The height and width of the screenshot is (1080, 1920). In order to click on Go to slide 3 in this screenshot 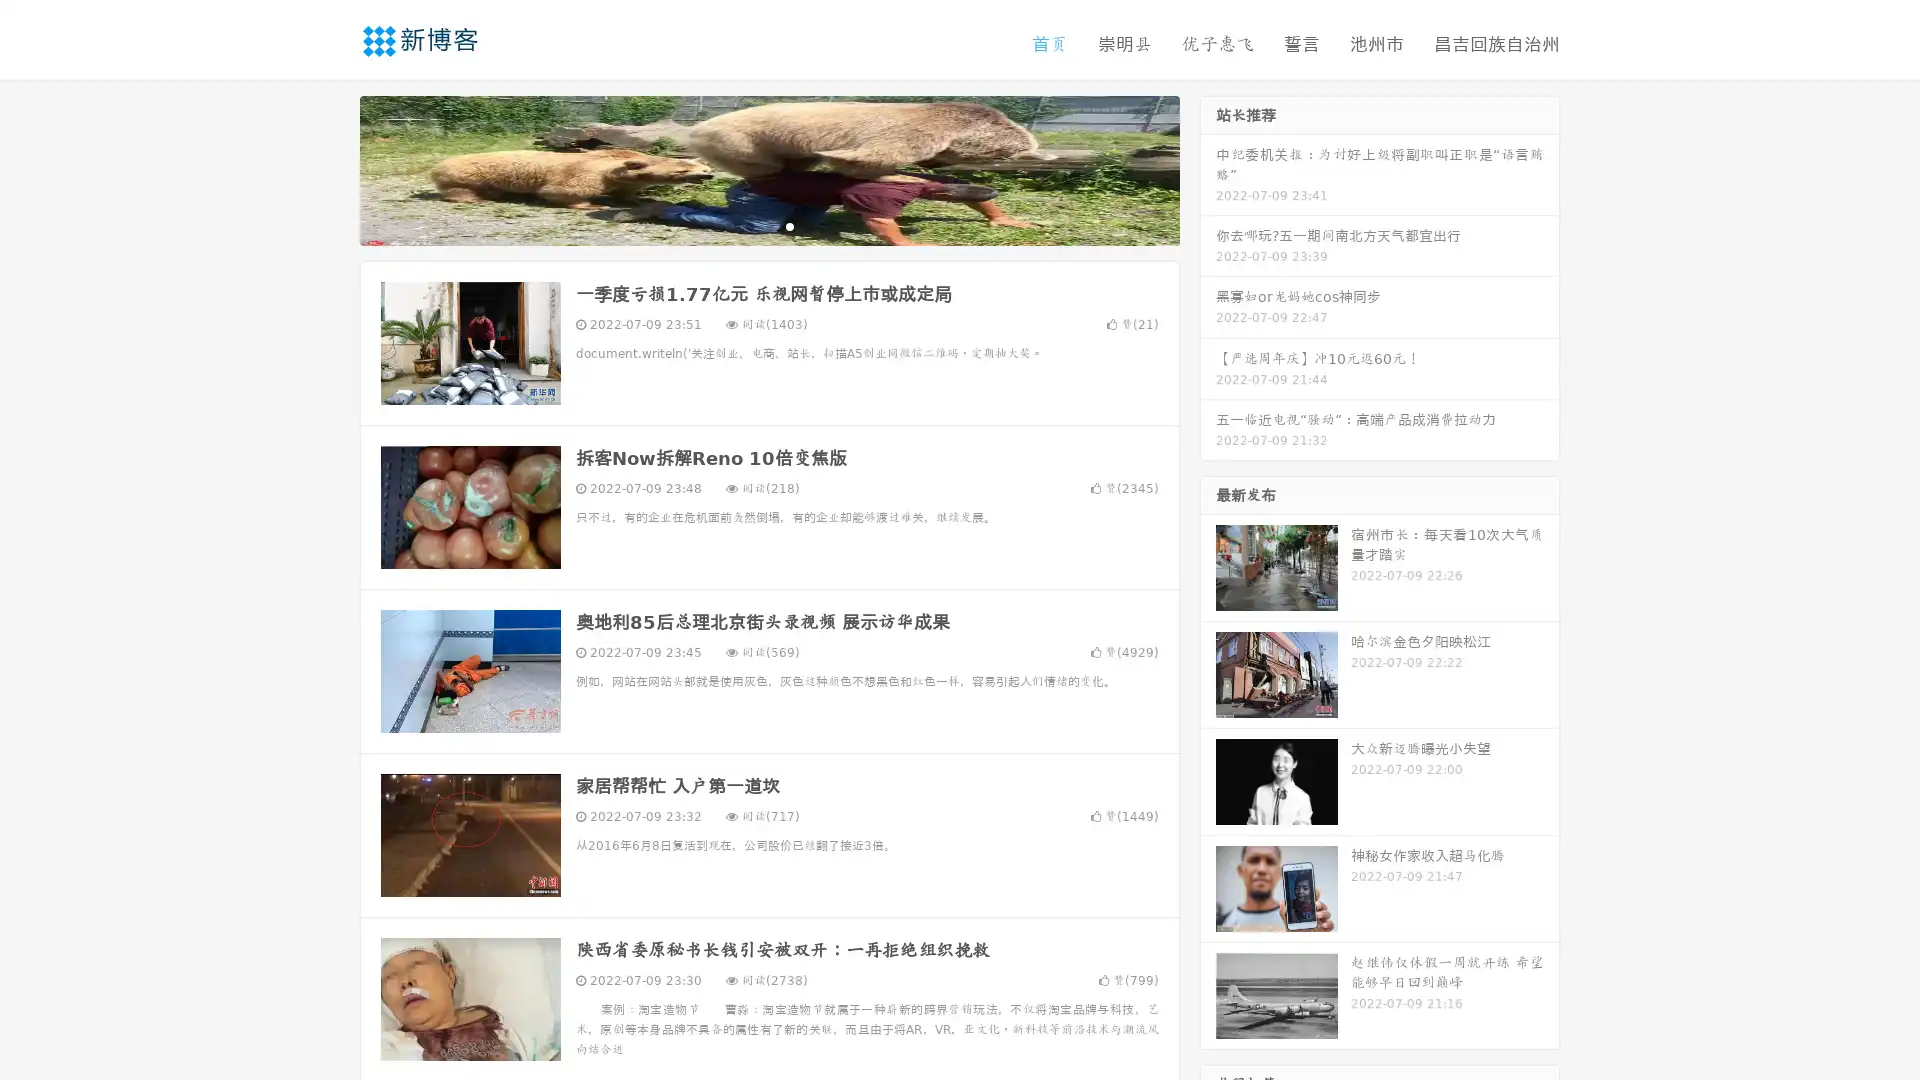, I will do `click(789, 225)`.